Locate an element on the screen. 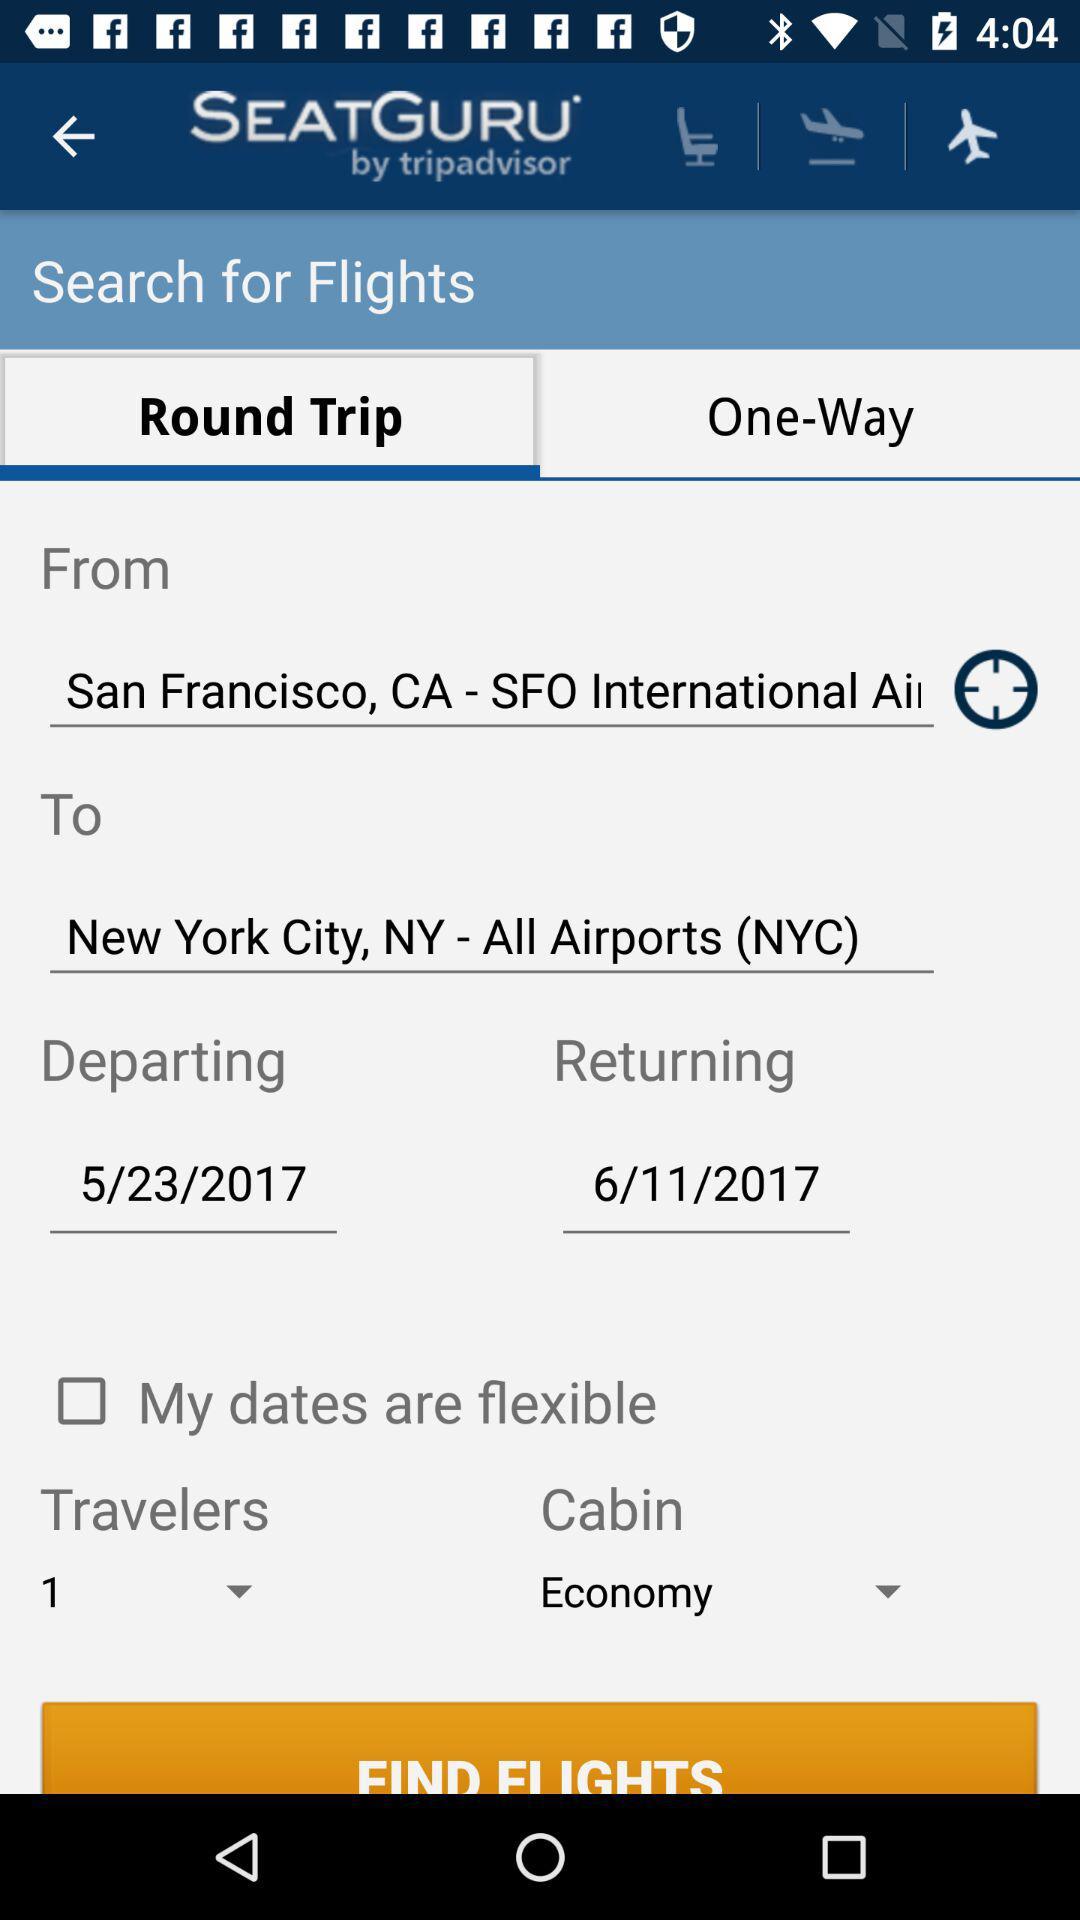  the location_crosshair icon is located at coordinates (996, 689).